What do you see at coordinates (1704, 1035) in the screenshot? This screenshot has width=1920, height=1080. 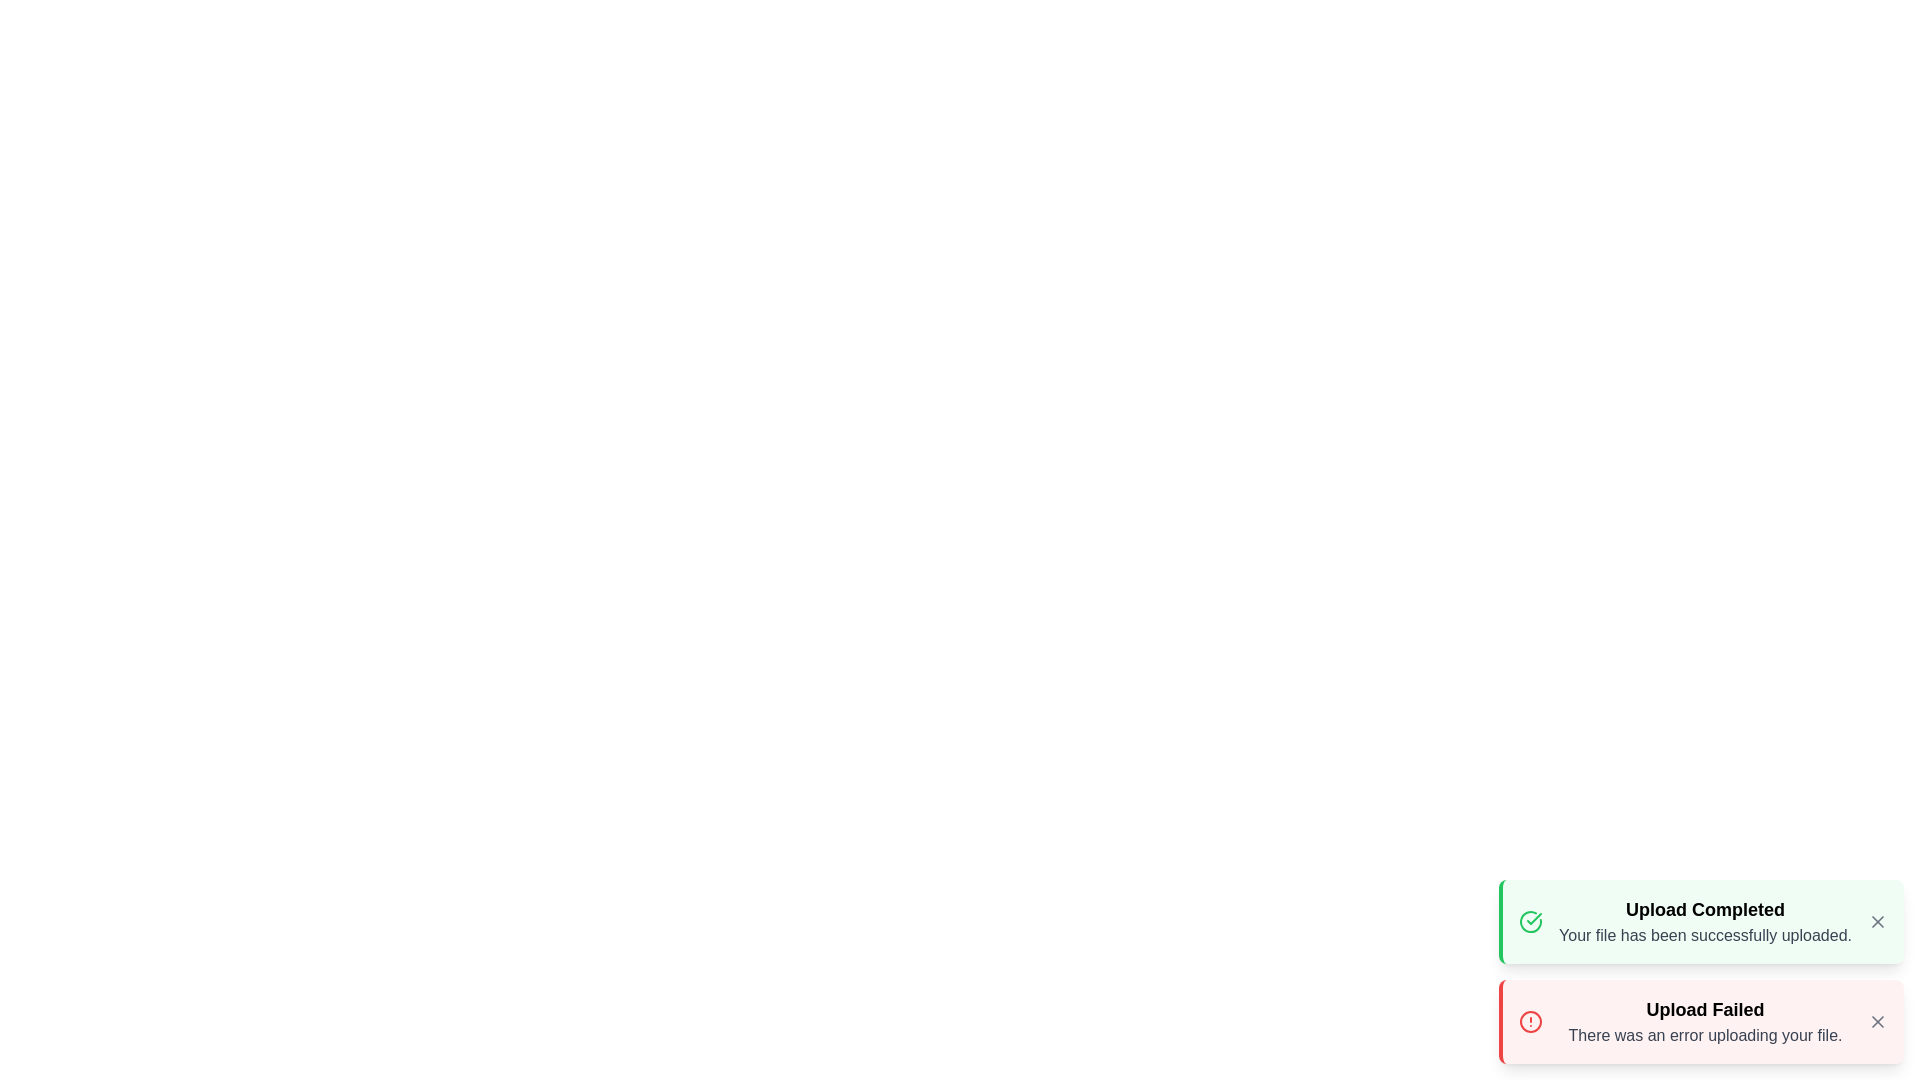 I see `text label stating 'There was an error uploading your file.' which is located in a red notification box below the 'Upload Failed' header` at bounding box center [1704, 1035].